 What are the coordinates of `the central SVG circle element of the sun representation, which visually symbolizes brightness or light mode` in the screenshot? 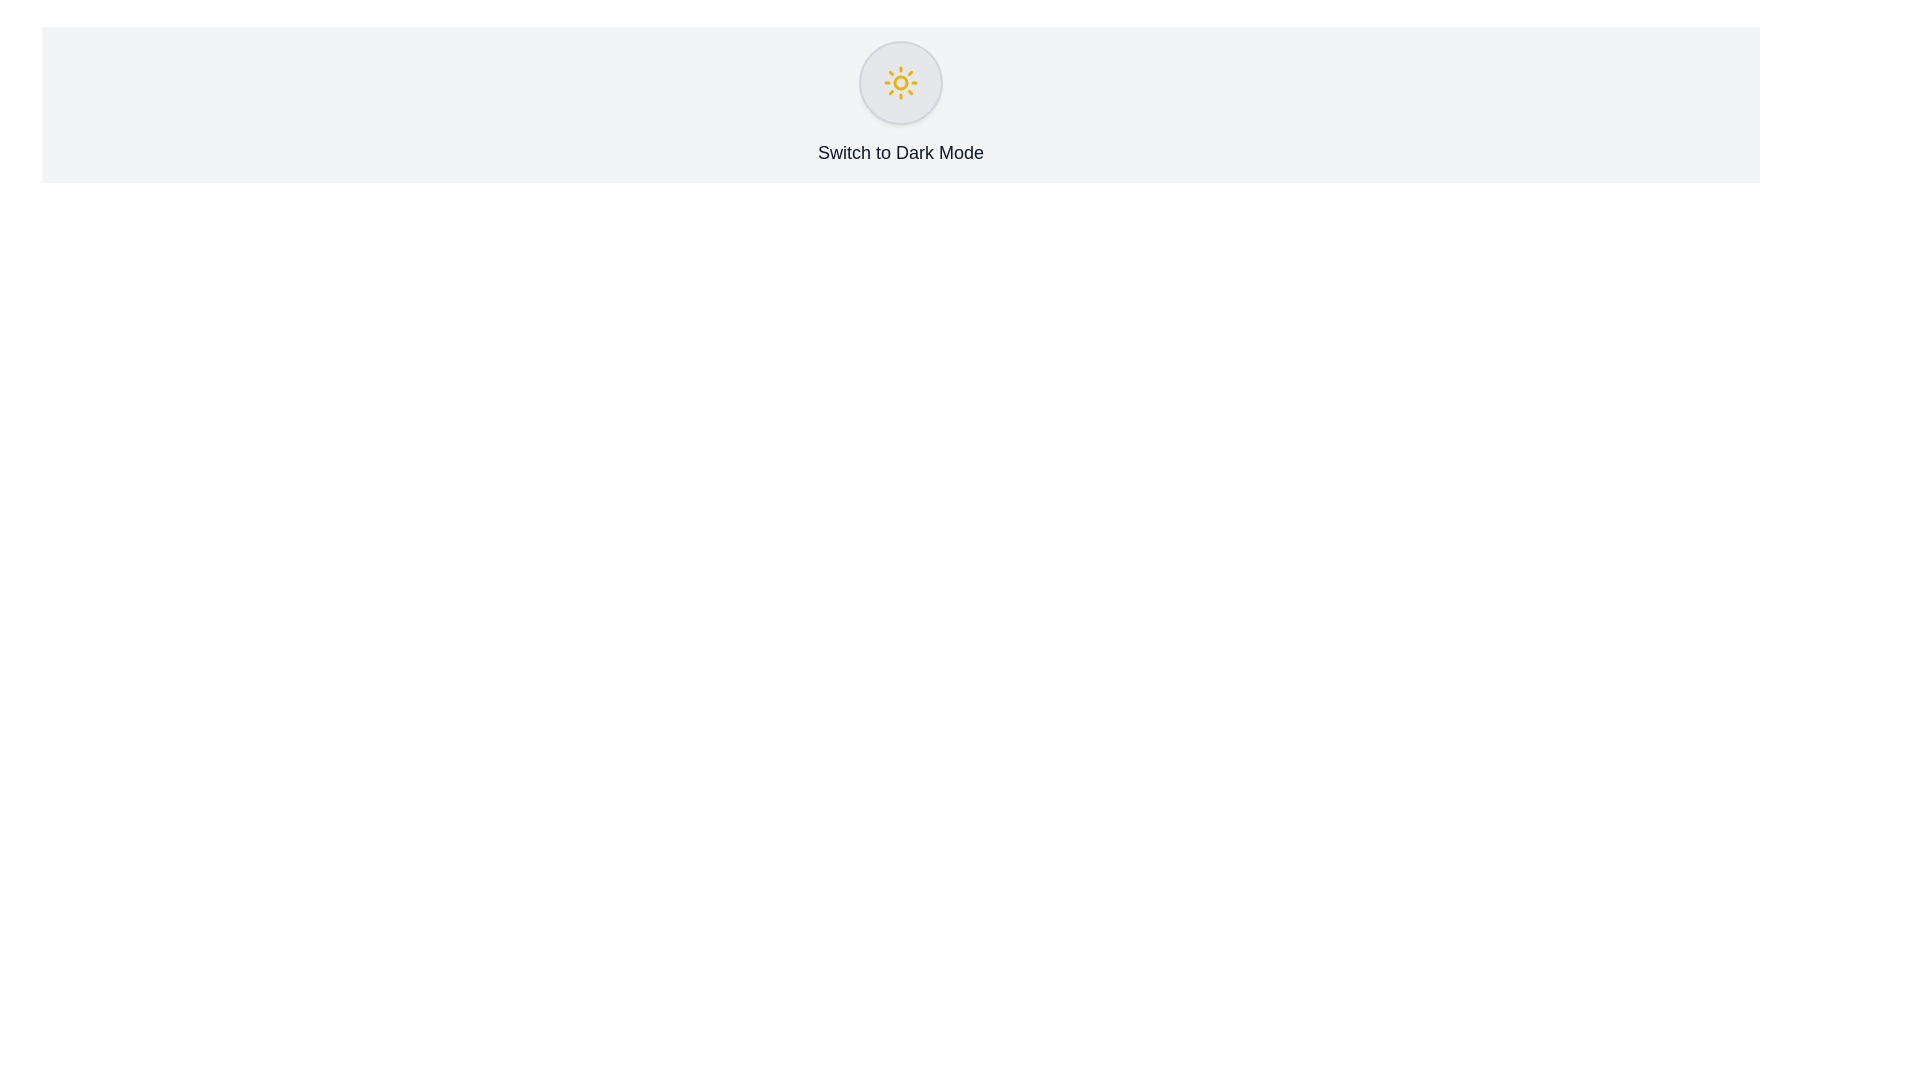 It's located at (900, 82).